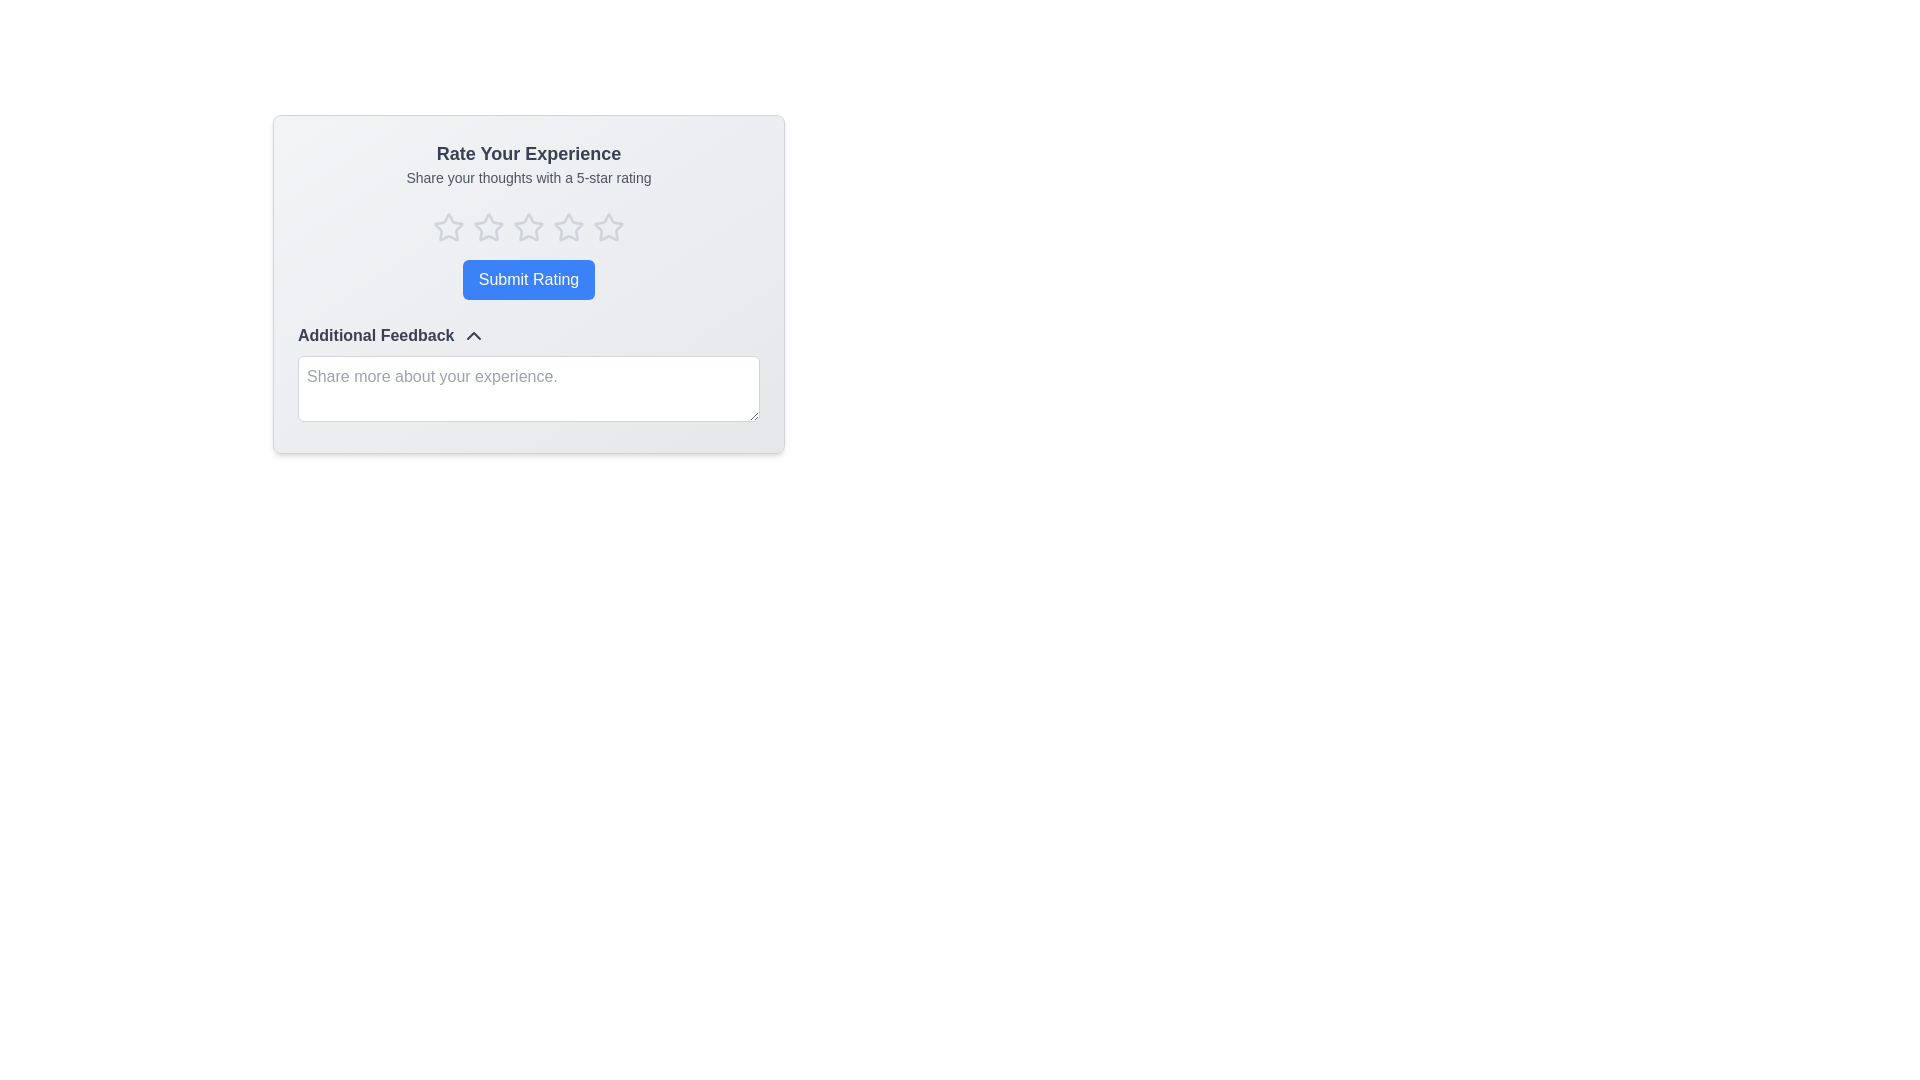  I want to click on the Multiline Text Input Field located below the 'Additional Feedback' text to focus on it, so click(528, 389).